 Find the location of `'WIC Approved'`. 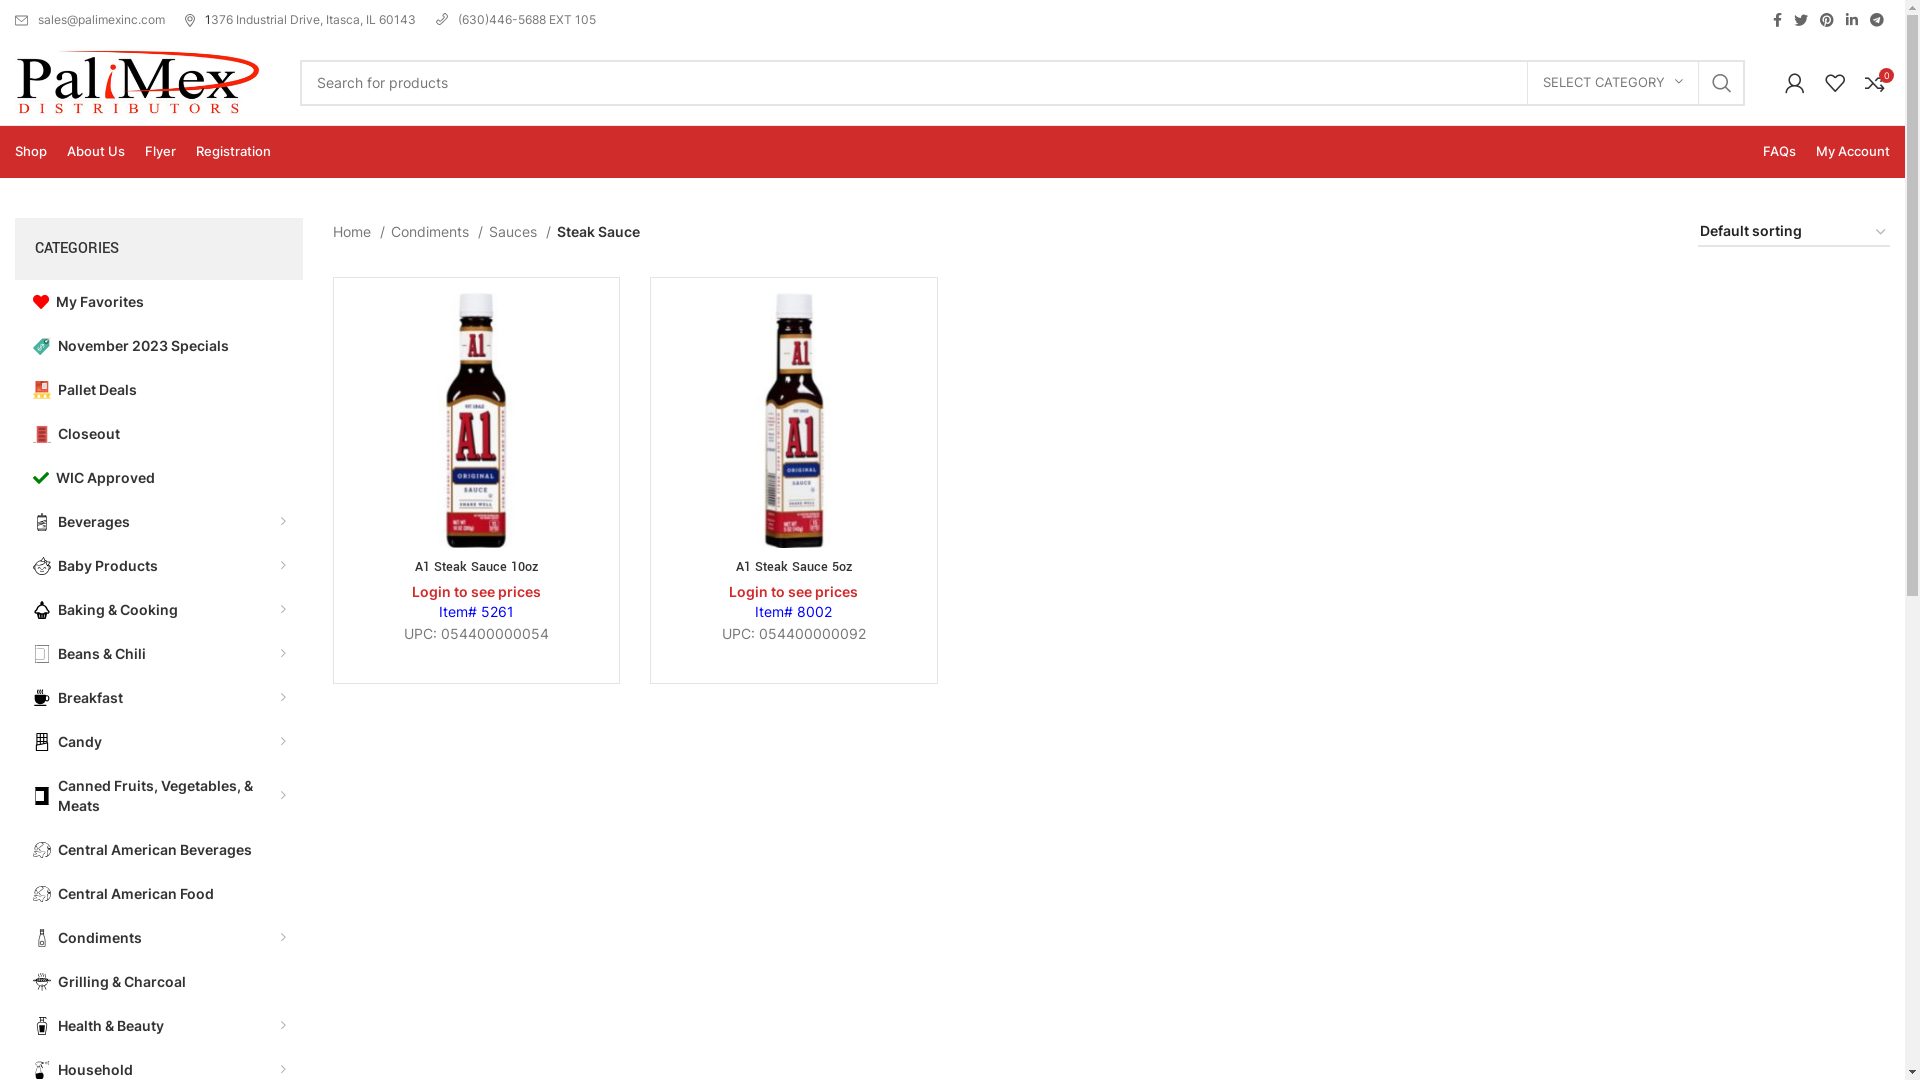

'WIC Approved' is located at coordinates (14, 478).